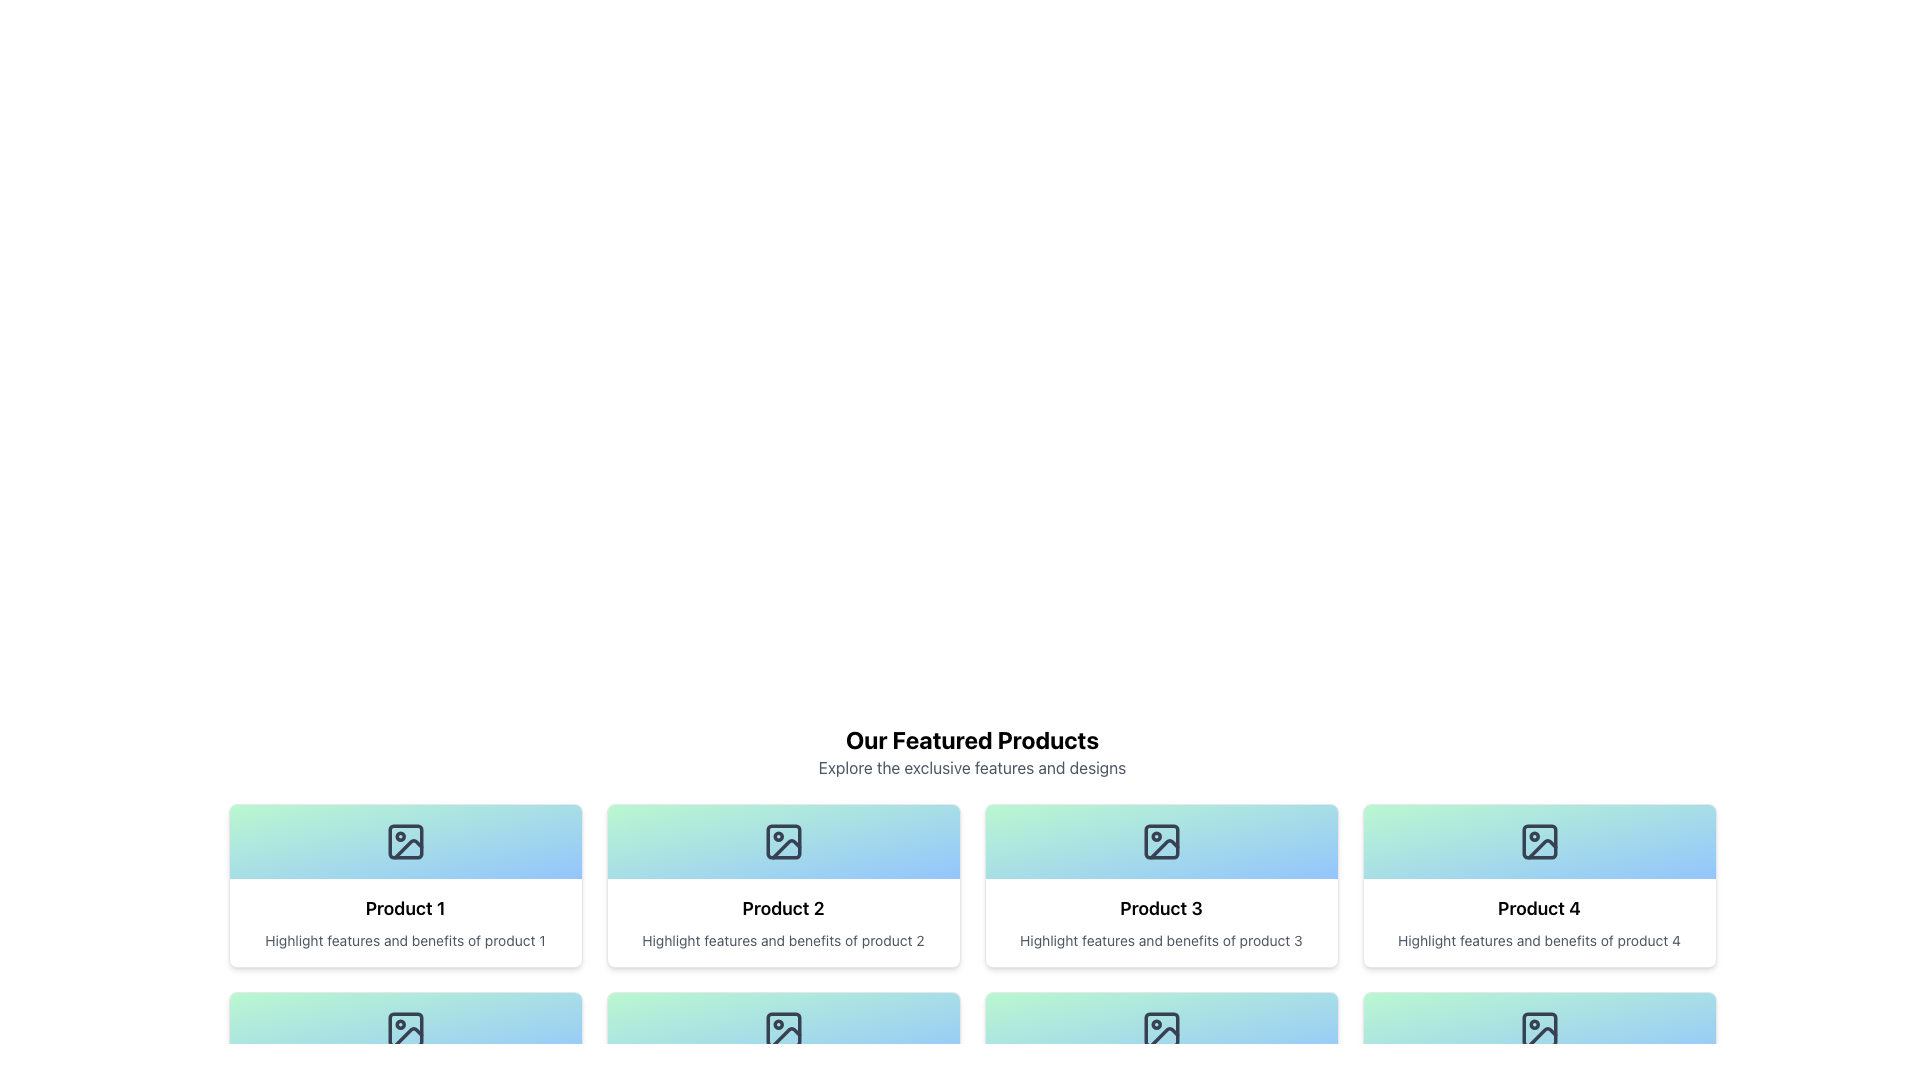  I want to click on the small rectangle inside the image-related icon located in the fourth product card of the bottom row for interaction effects, so click(1161, 1029).